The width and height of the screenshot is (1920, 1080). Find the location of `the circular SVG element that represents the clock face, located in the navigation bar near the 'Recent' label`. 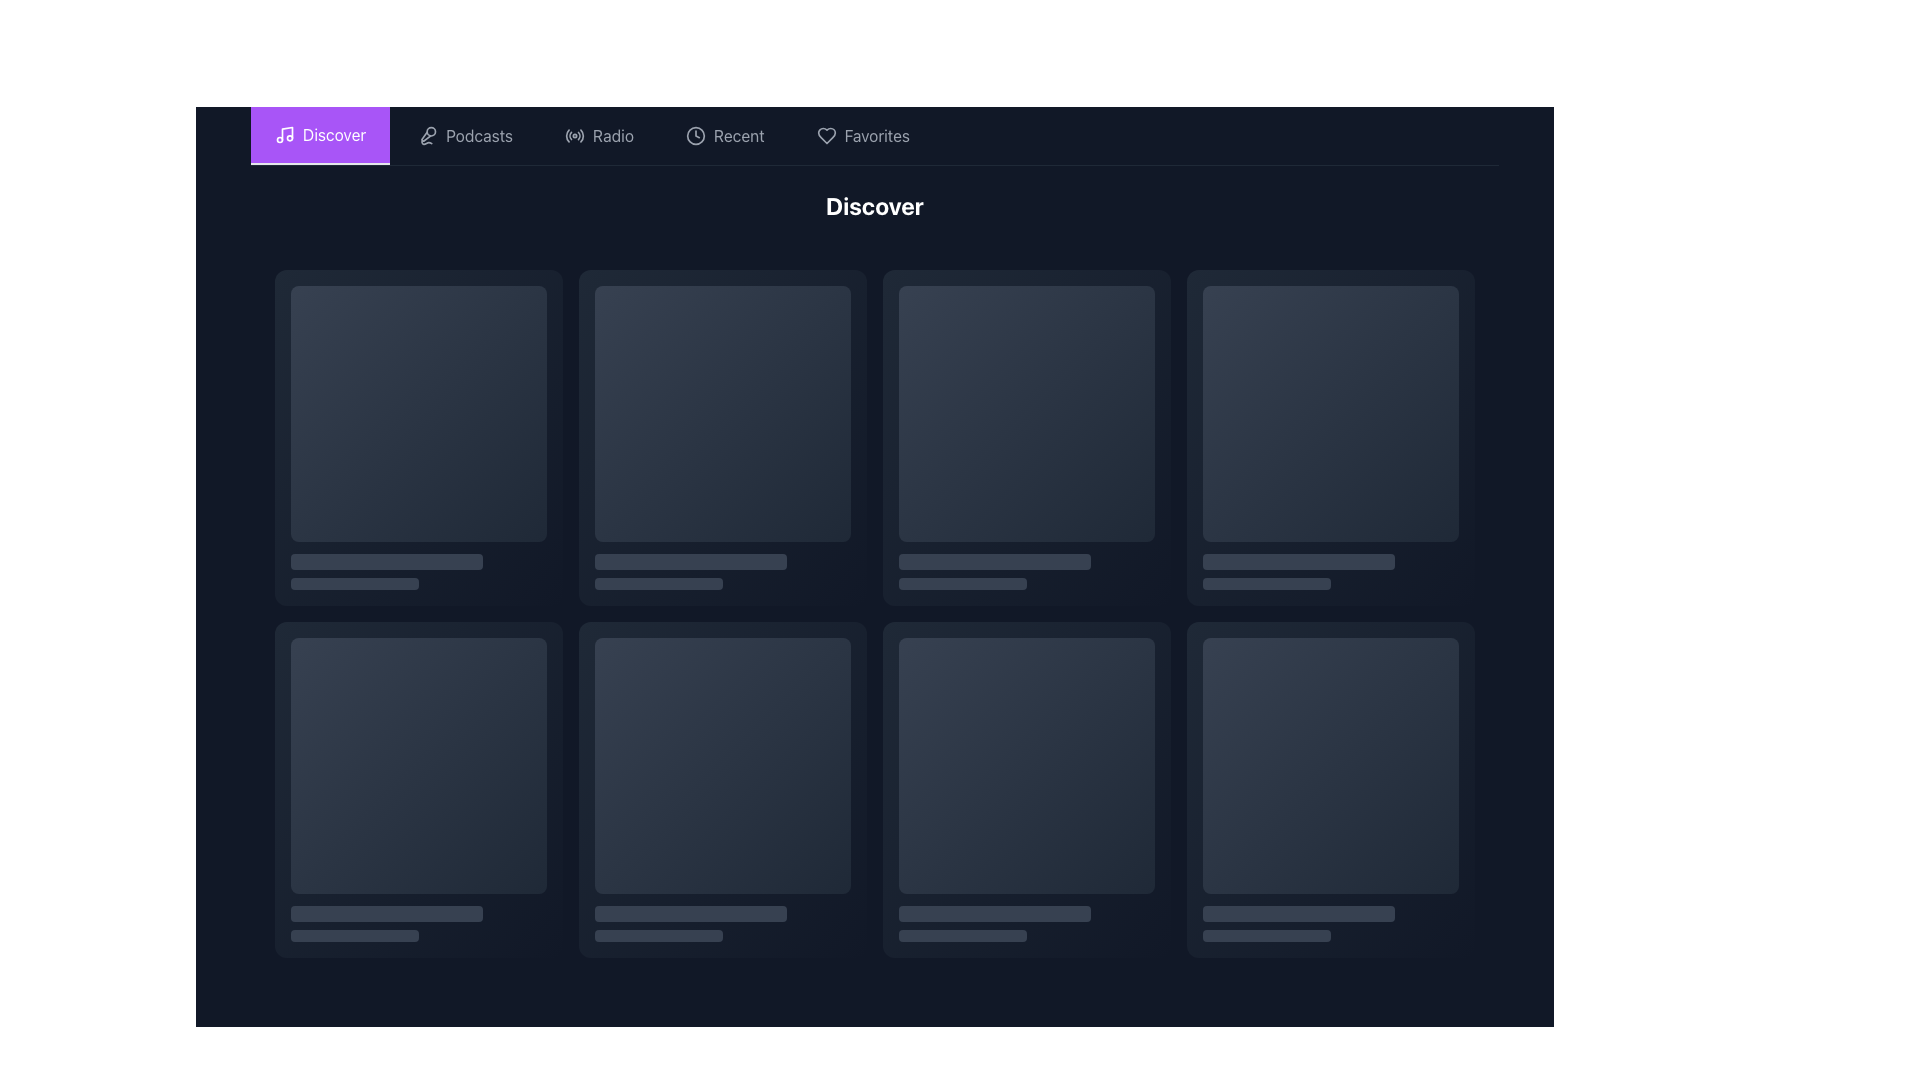

the circular SVG element that represents the clock face, located in the navigation bar near the 'Recent' label is located at coordinates (696, 135).